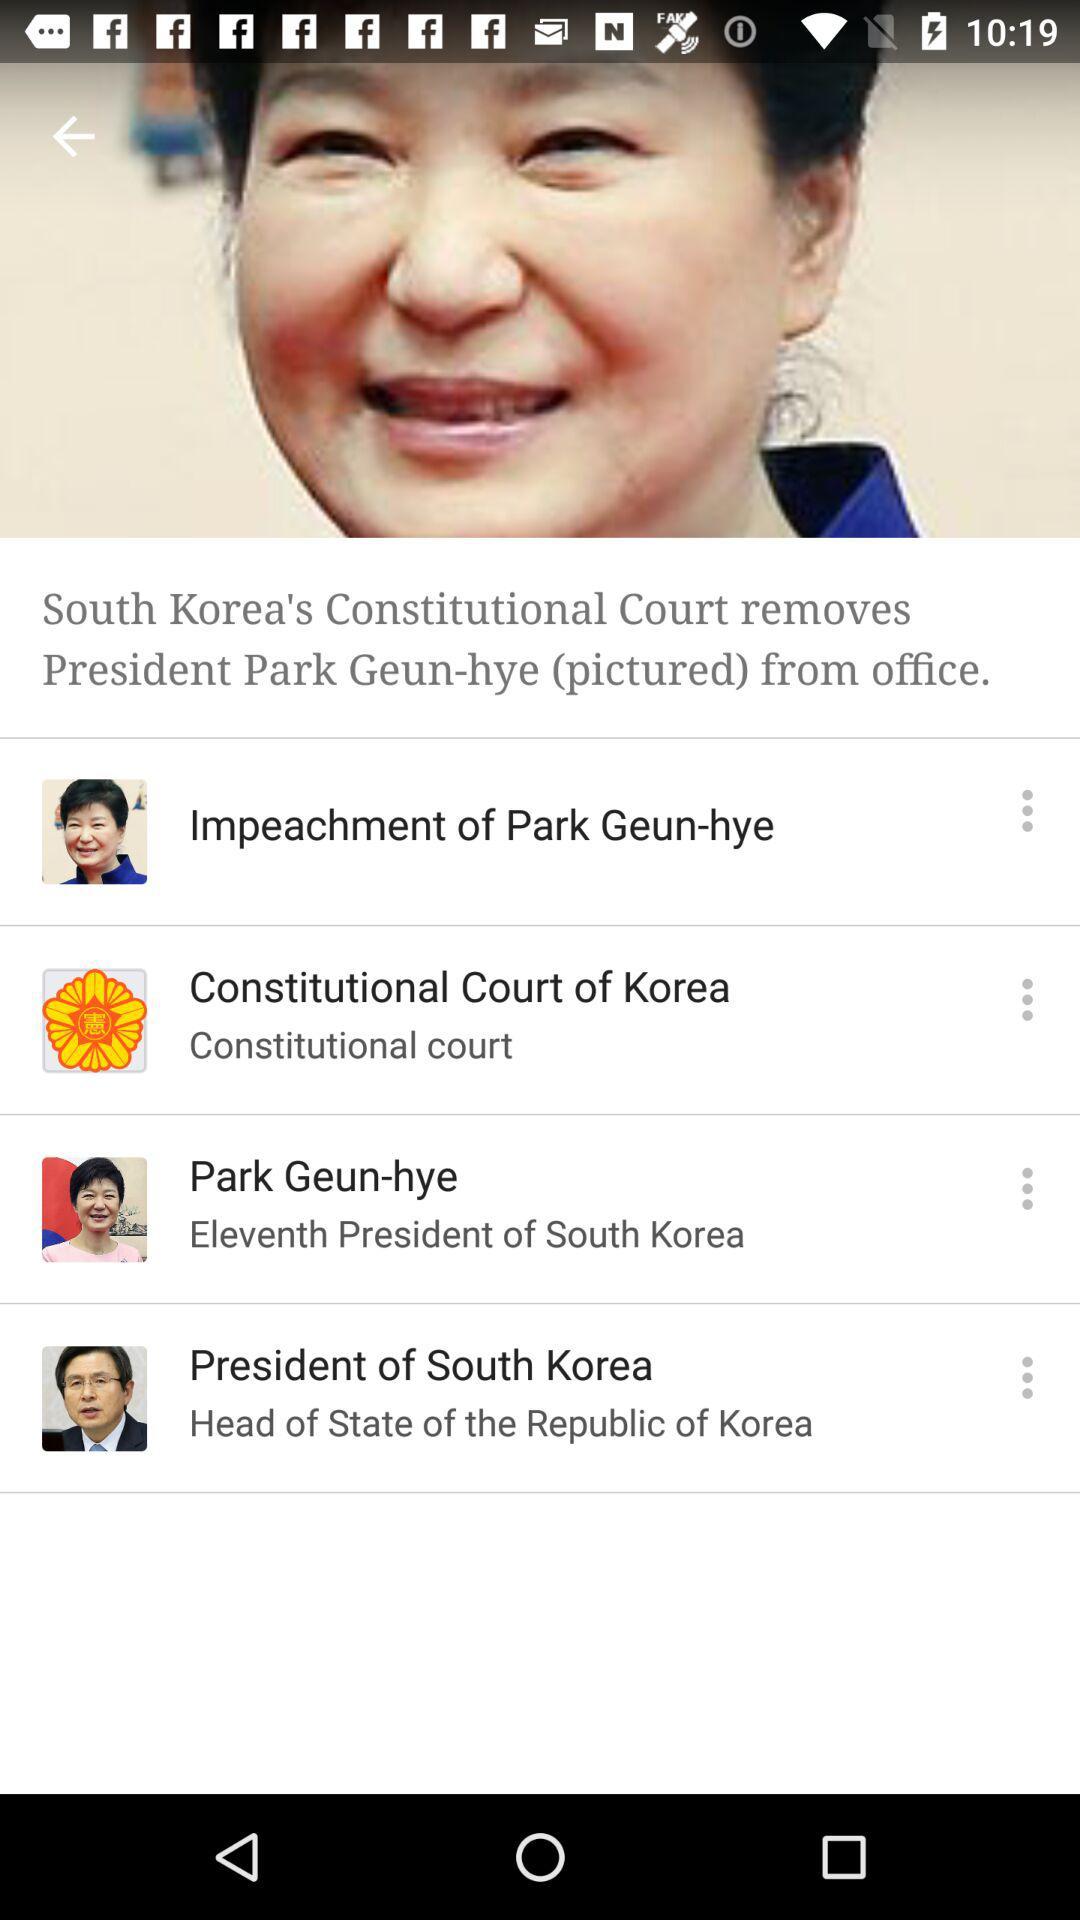  I want to click on three vertical dots that will expand into a new menu, so click(1027, 999).